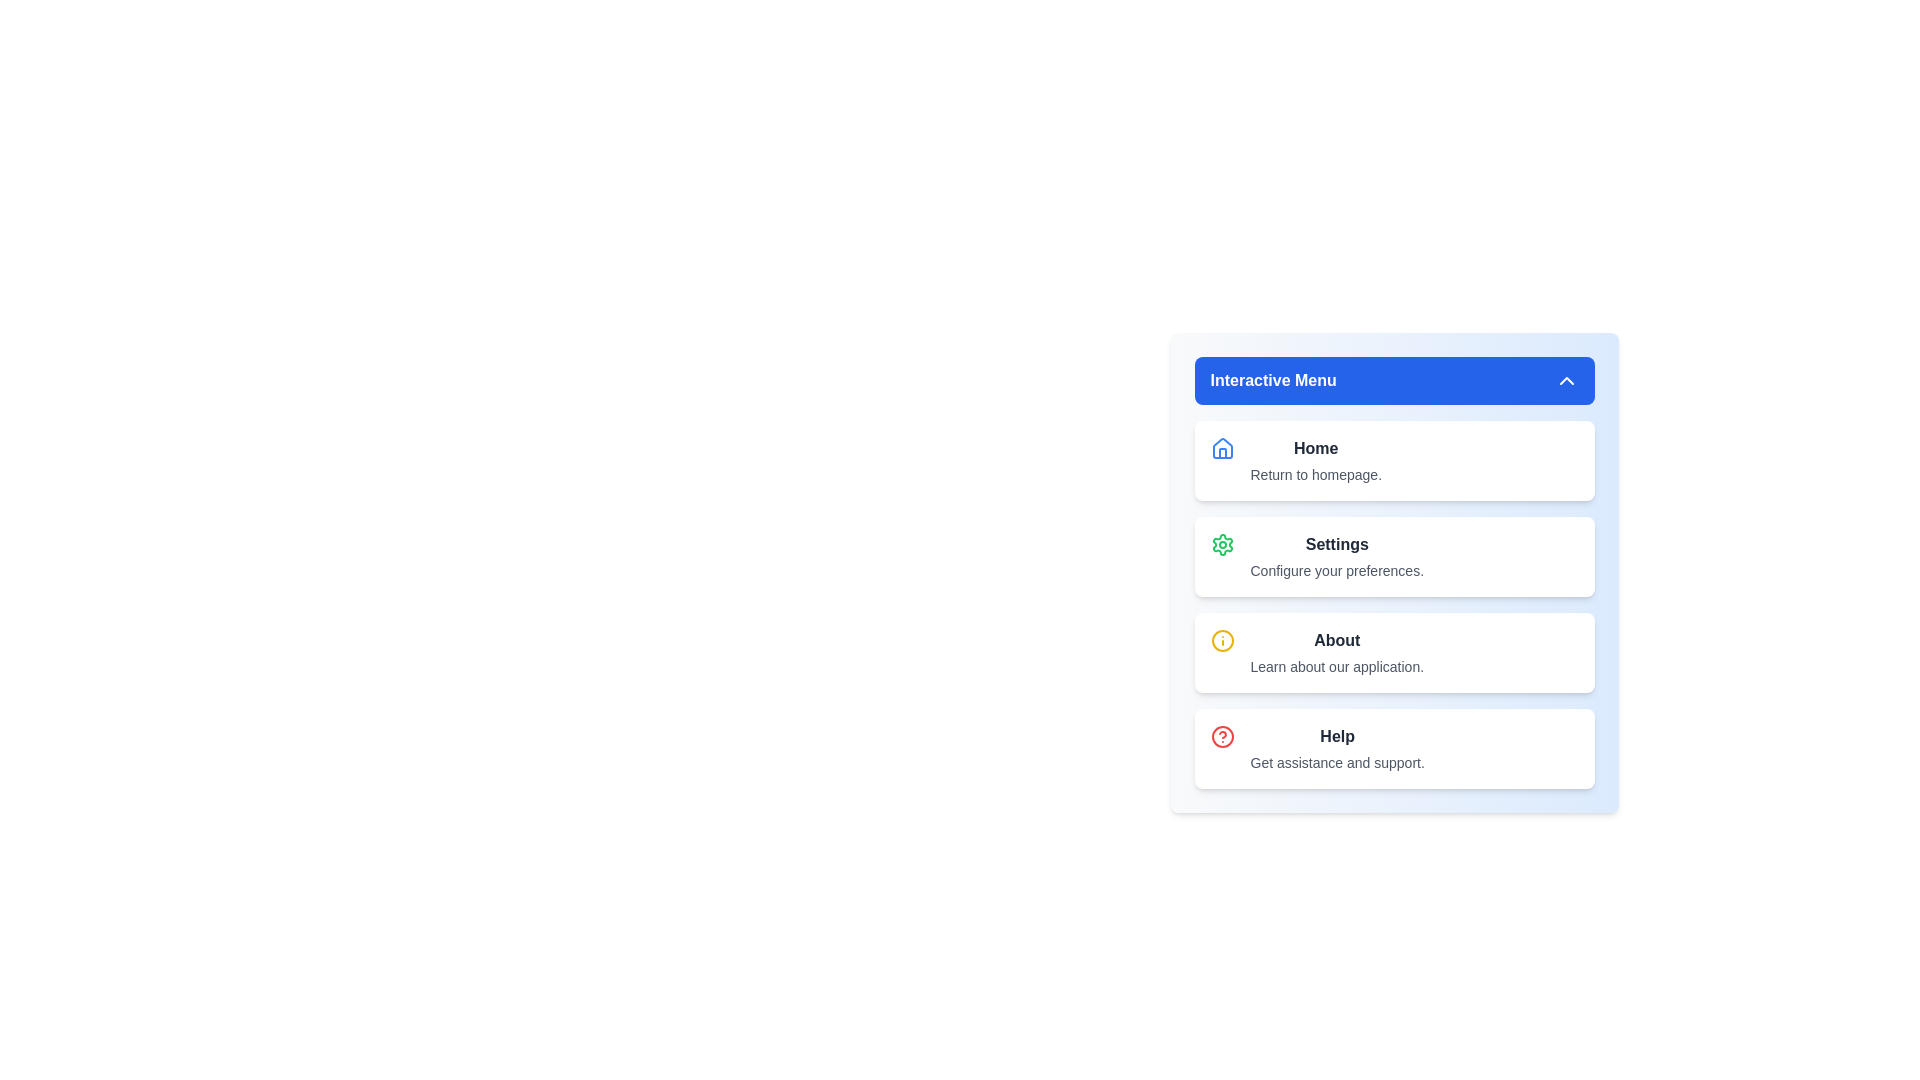 The image size is (1920, 1080). I want to click on the Decorative icon (circle with outline) located at the center of the 'About' button in the interactive menu, which is a yellow circular outline used to indicate the feature, so click(1221, 640).